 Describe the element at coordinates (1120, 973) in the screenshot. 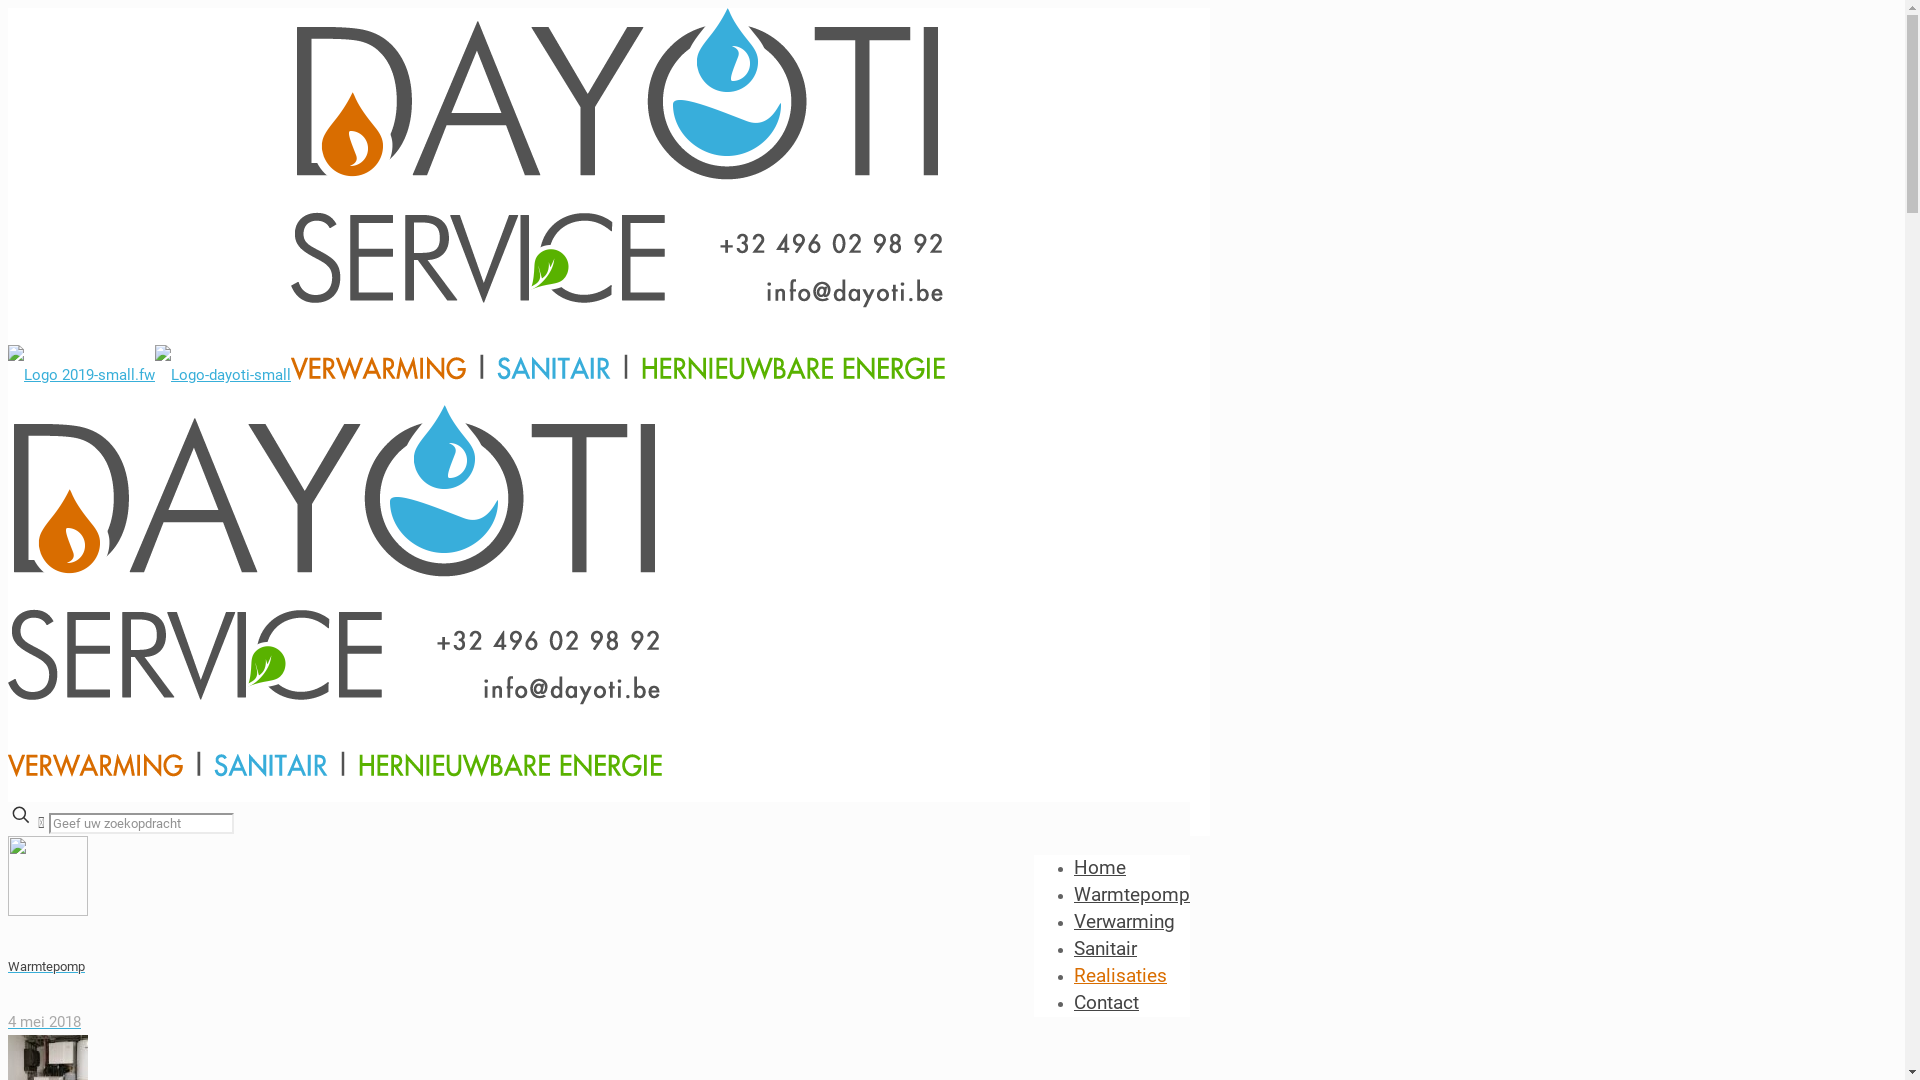

I see `'Realisaties'` at that location.